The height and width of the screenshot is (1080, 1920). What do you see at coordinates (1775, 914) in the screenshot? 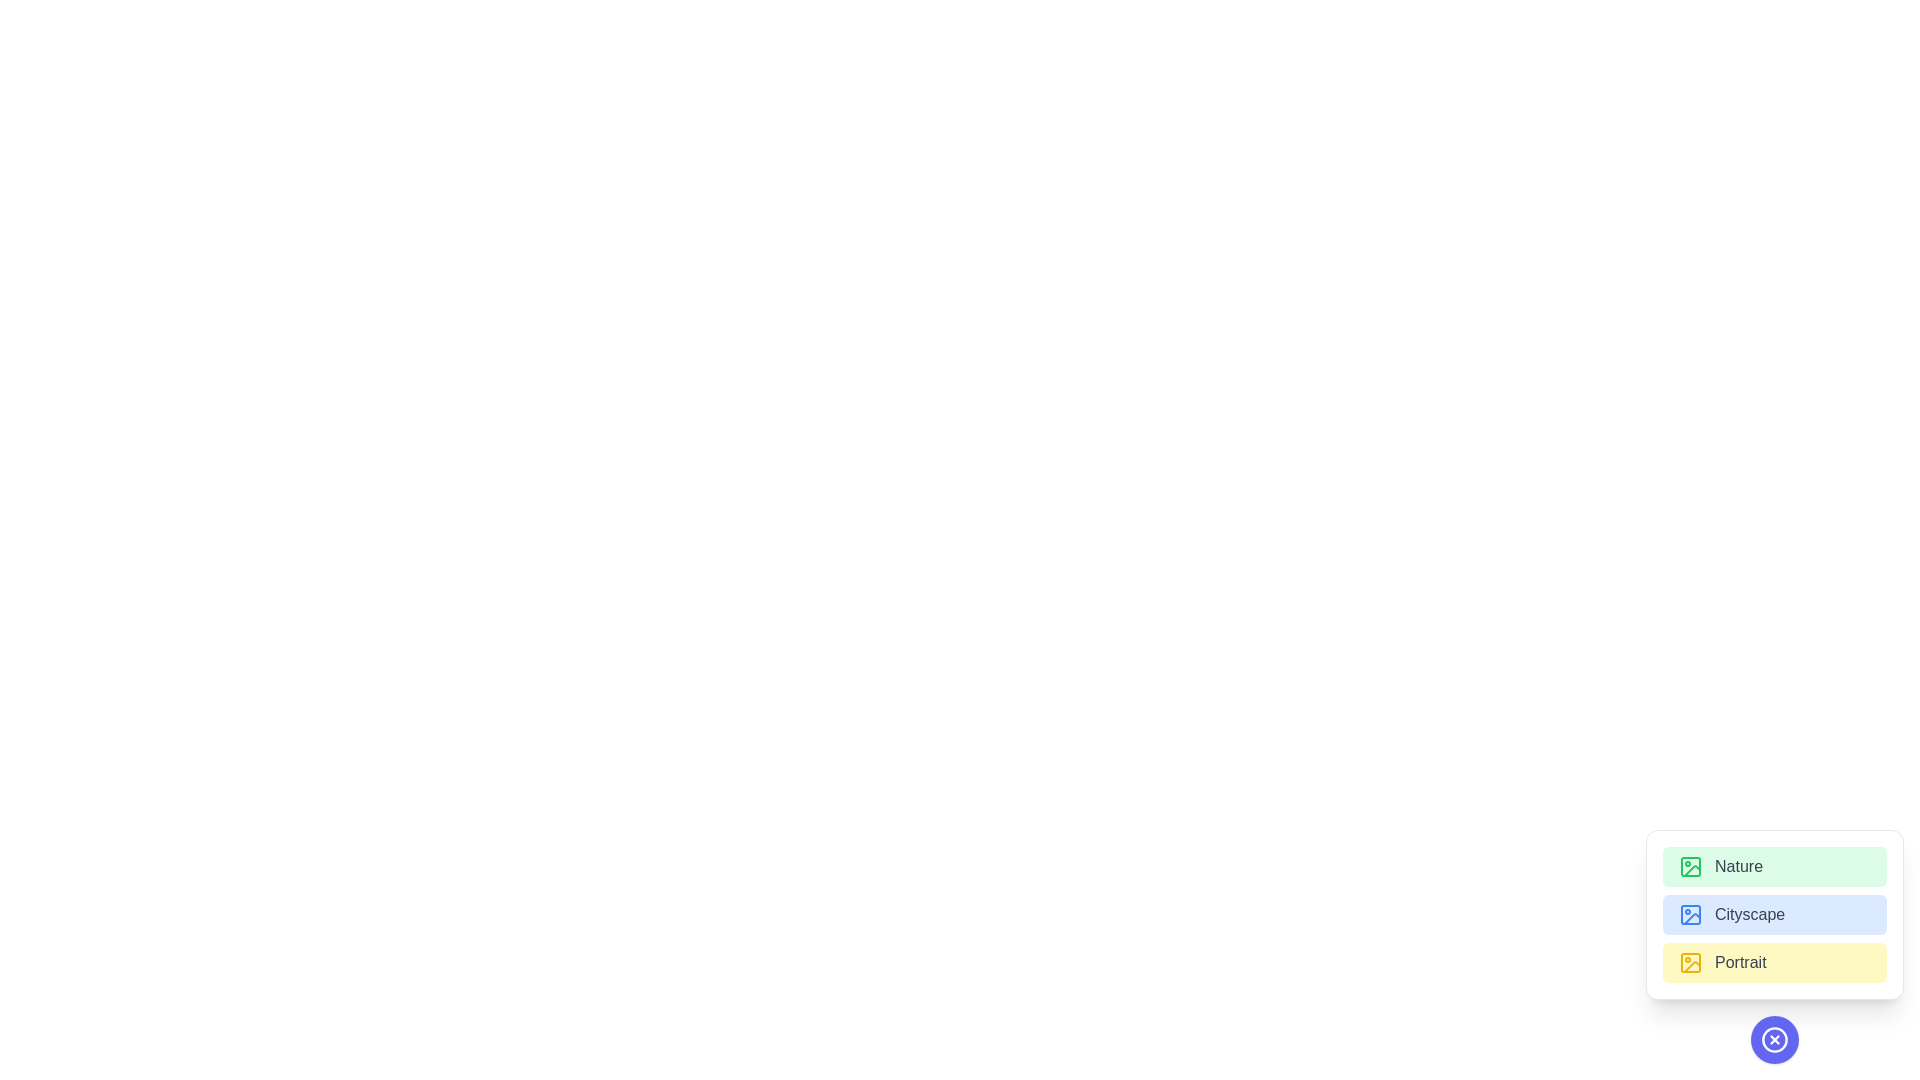
I see `the Cityscape button to select it` at bounding box center [1775, 914].